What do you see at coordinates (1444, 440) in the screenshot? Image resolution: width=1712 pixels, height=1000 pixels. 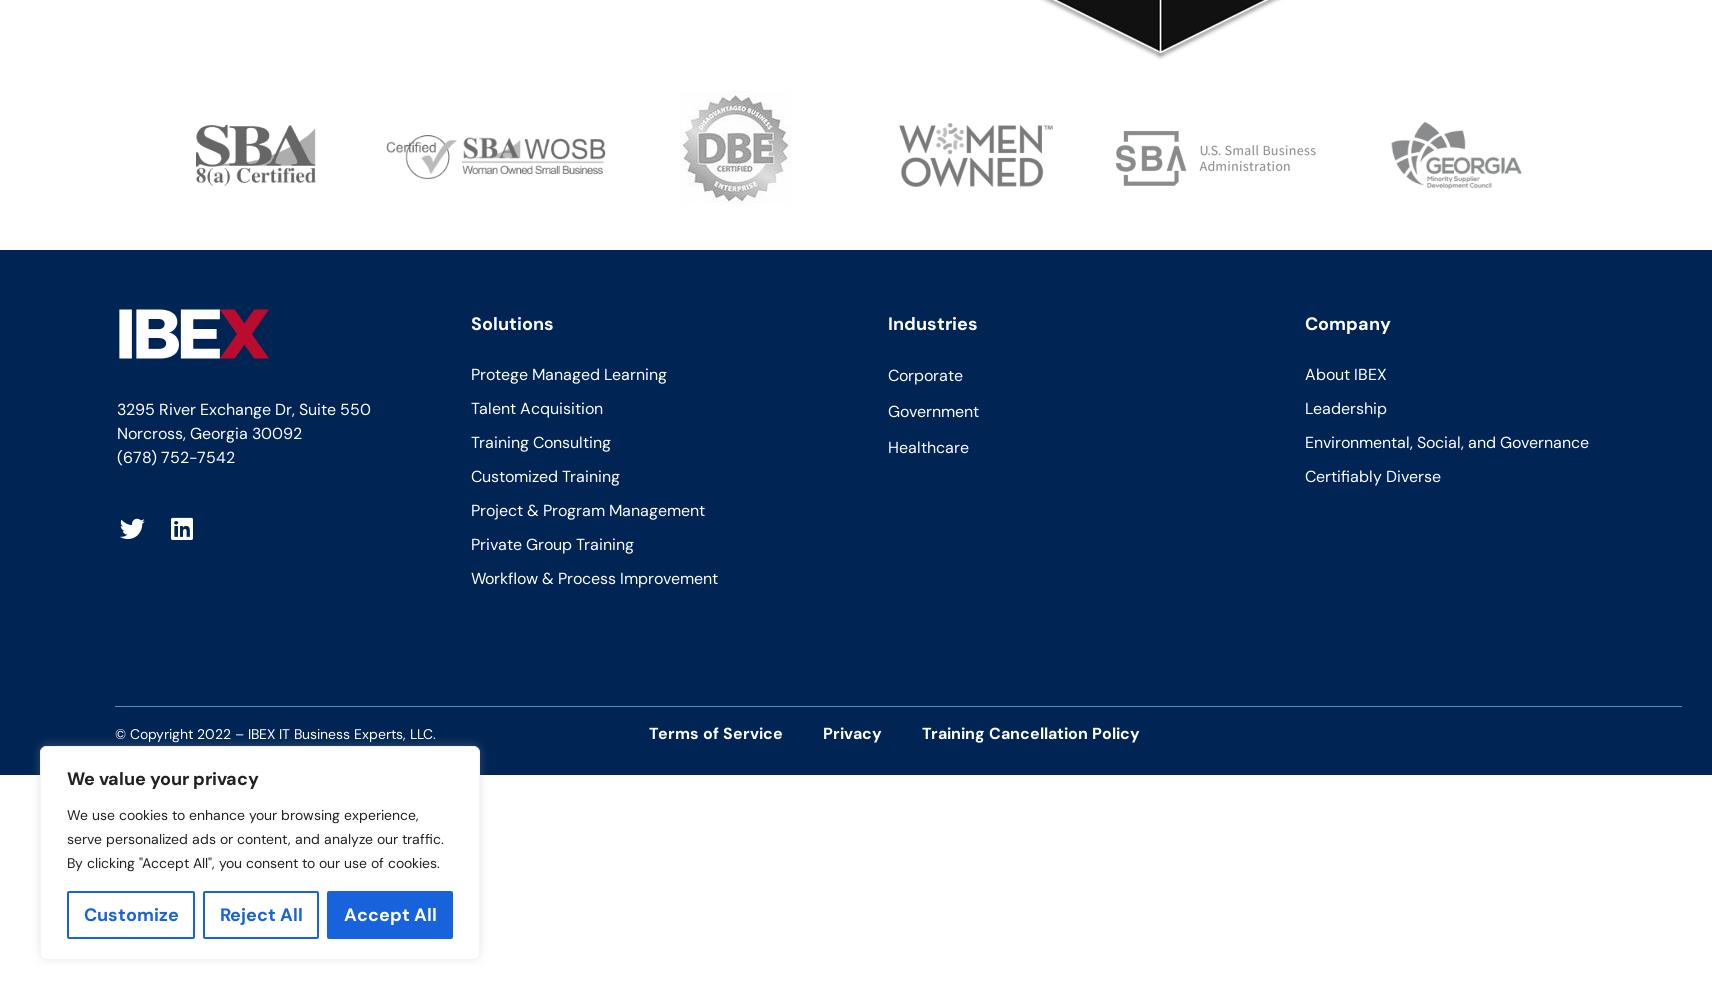 I see `'Environmental, Social, and Governance'` at bounding box center [1444, 440].